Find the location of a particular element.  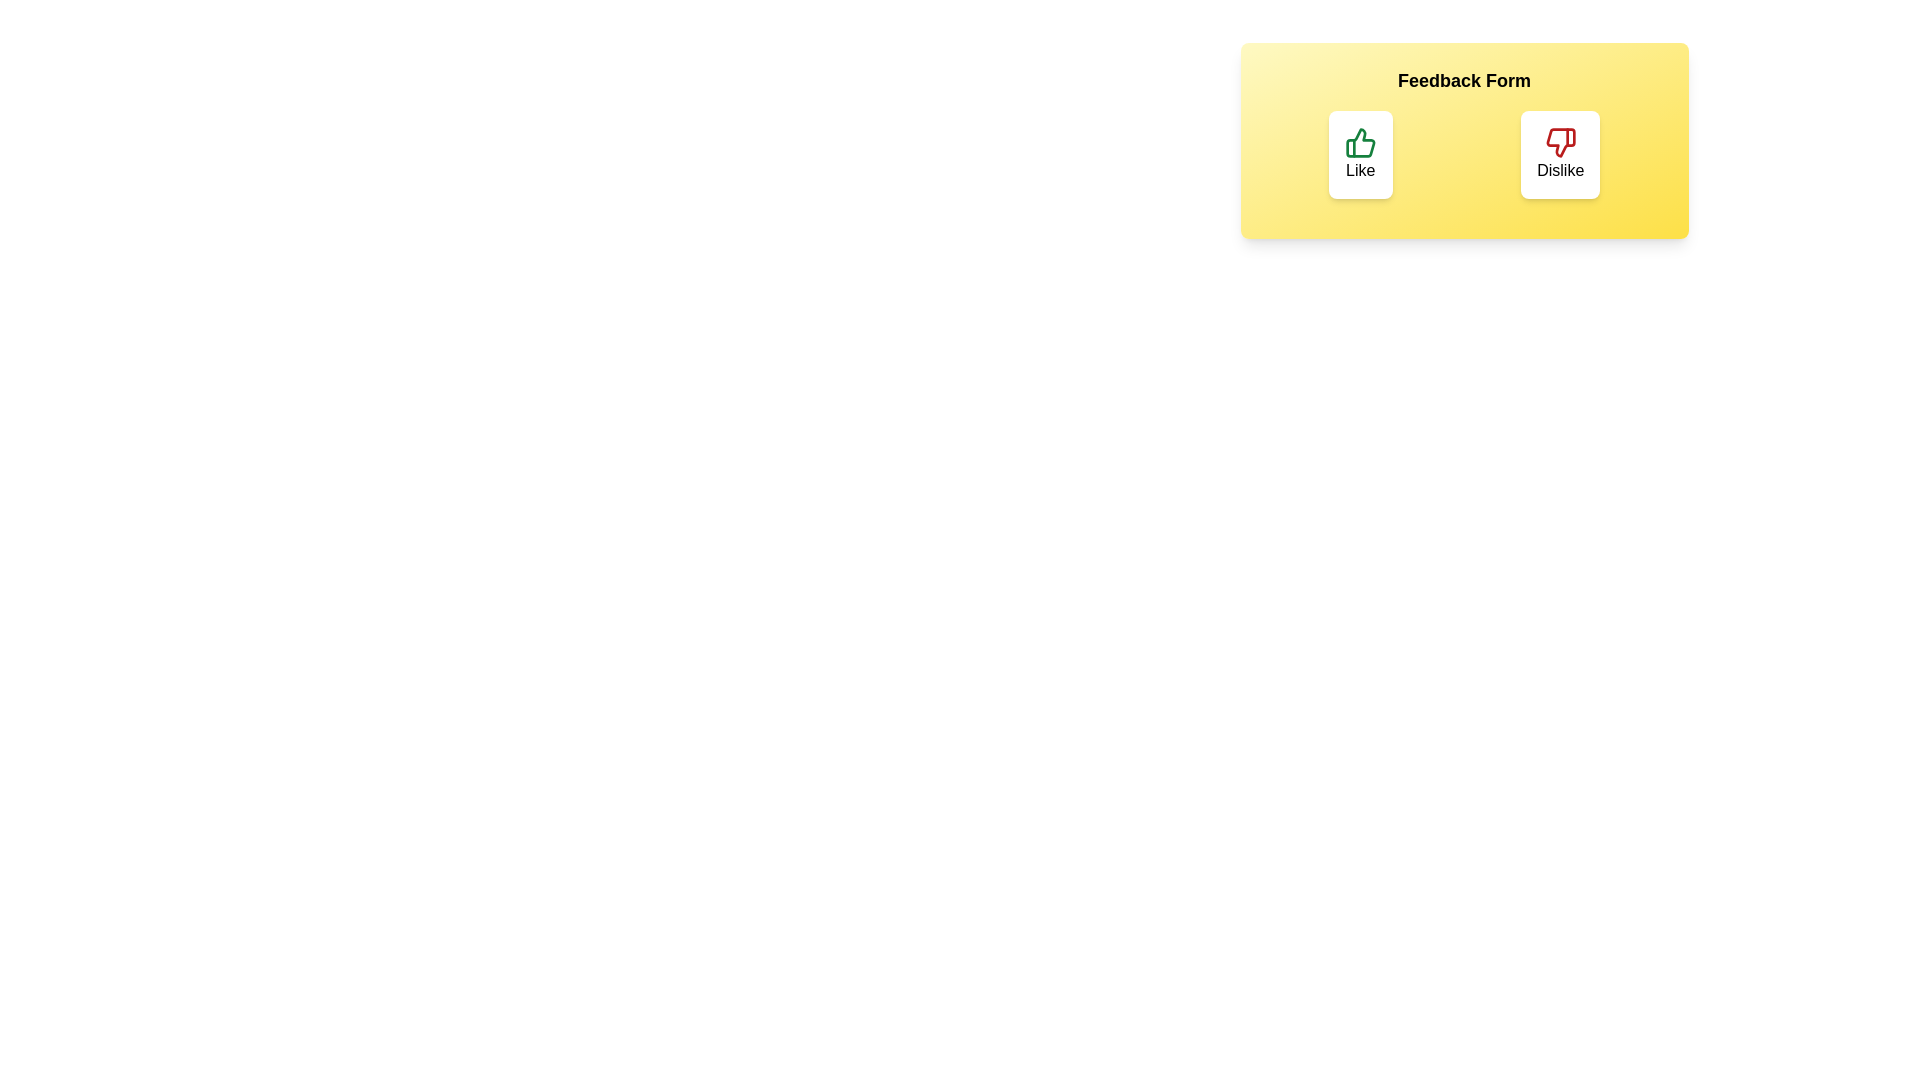

the button labeled Like to observe its hover effect is located at coordinates (1360, 153).